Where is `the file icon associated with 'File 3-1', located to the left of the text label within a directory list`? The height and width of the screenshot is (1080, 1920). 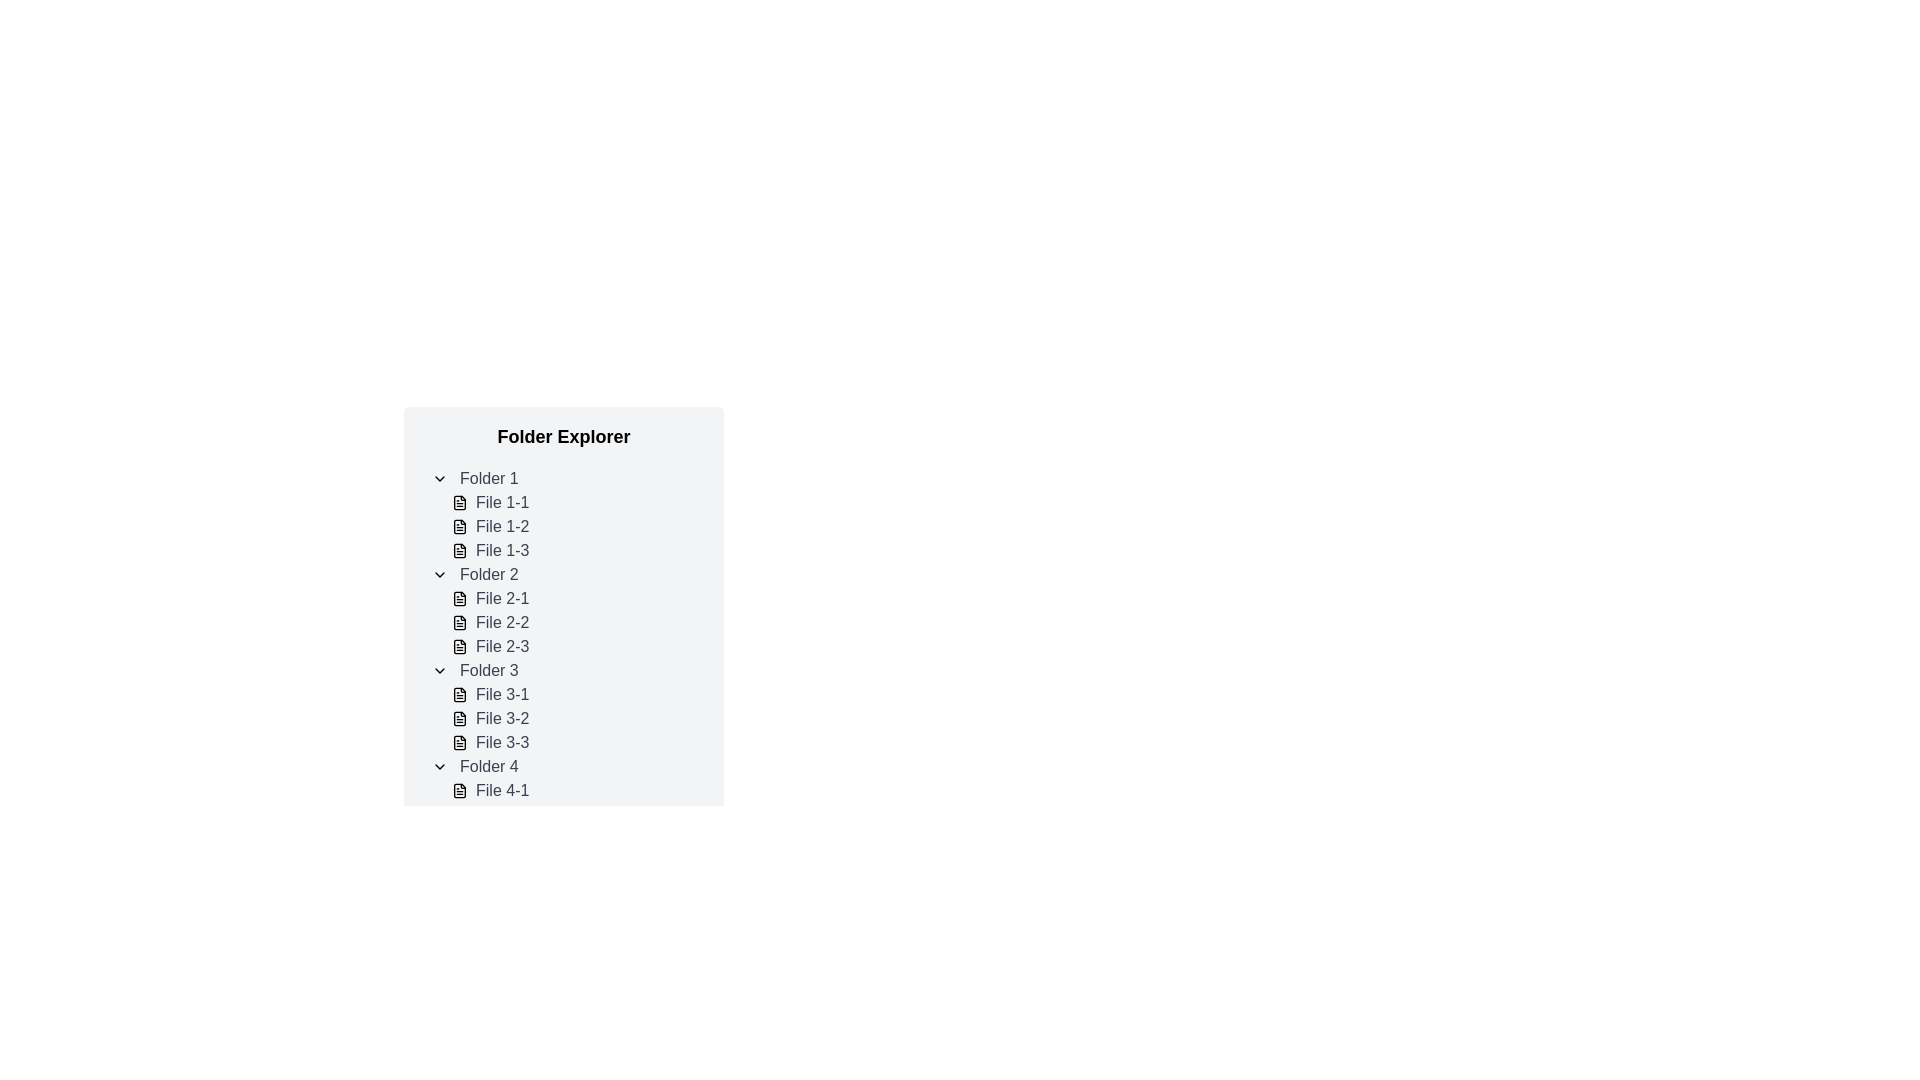
the file icon associated with 'File 3-1', located to the left of the text label within a directory list is located at coordinates (459, 693).